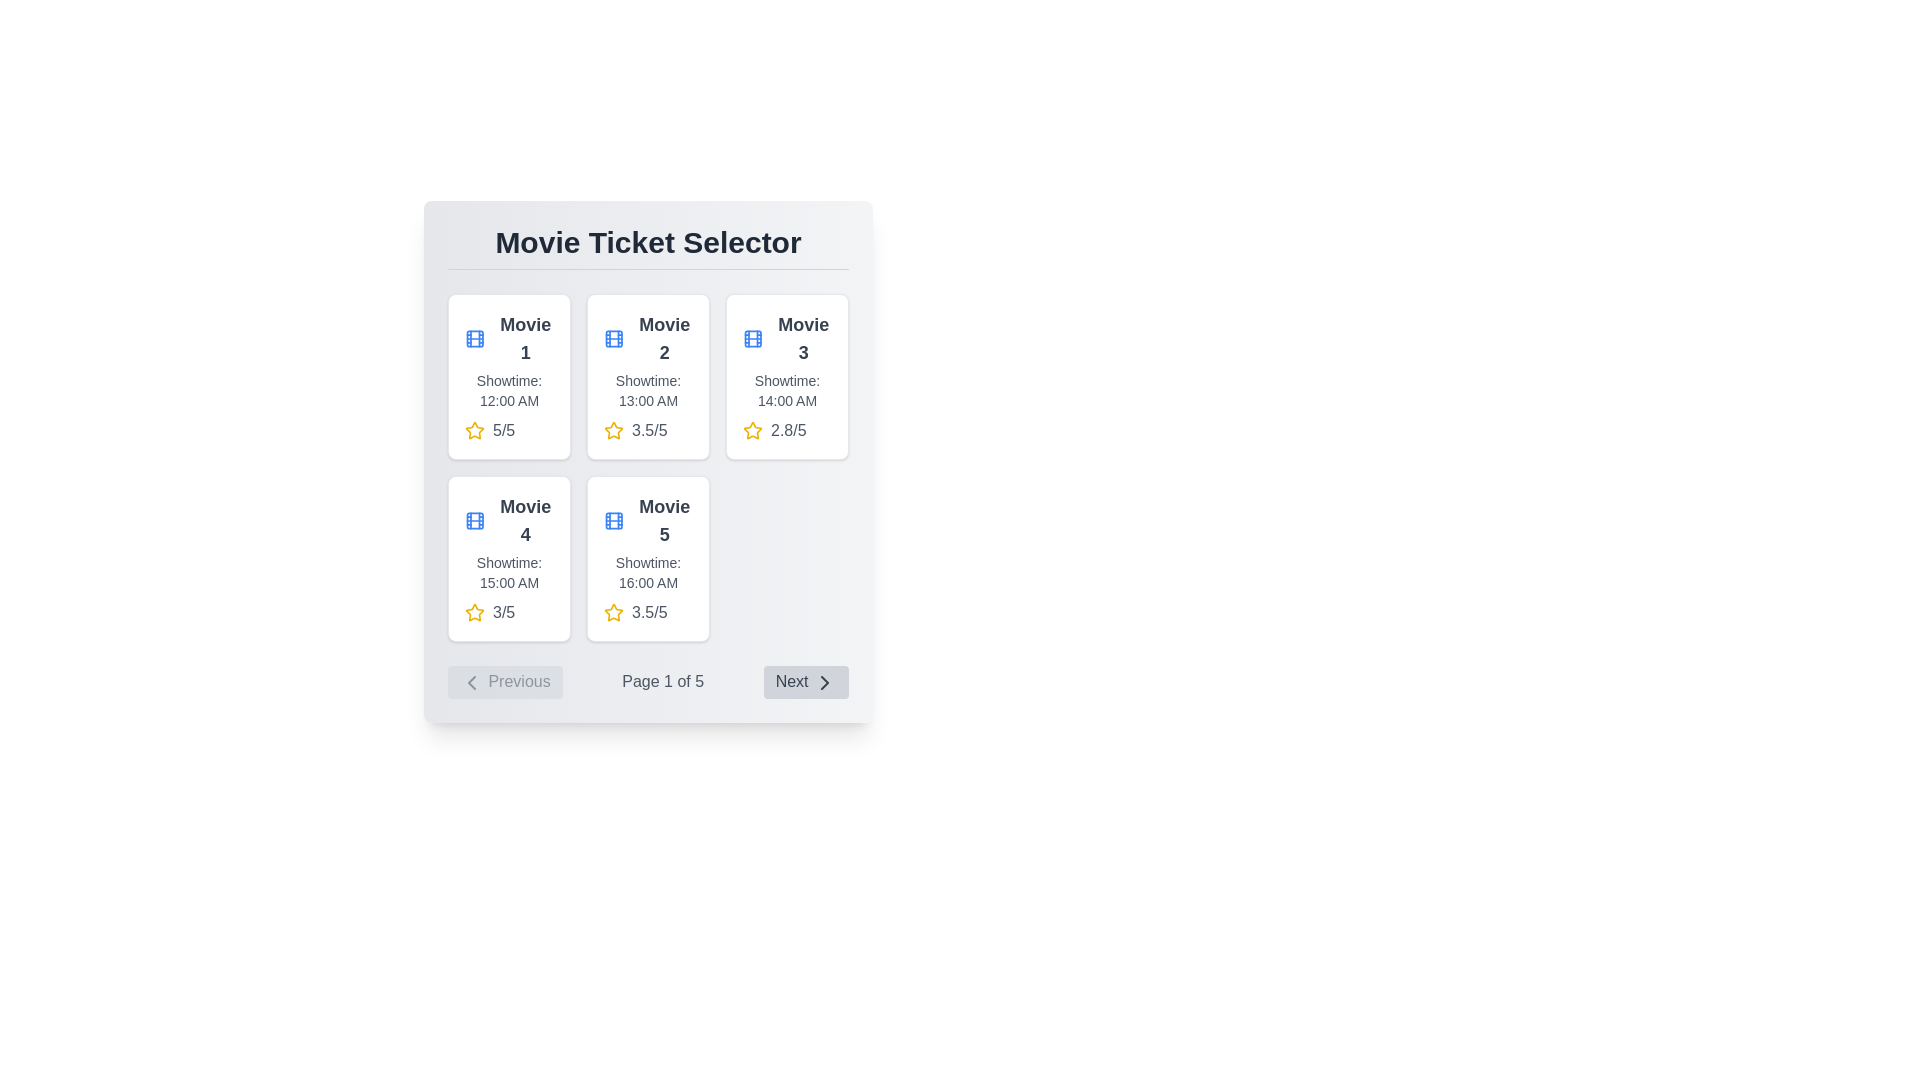 The width and height of the screenshot is (1920, 1080). I want to click on the 'Next' navigation icon located in the bottom-right area of the visible main panel, which indicates the functionality for forward navigation, so click(825, 681).